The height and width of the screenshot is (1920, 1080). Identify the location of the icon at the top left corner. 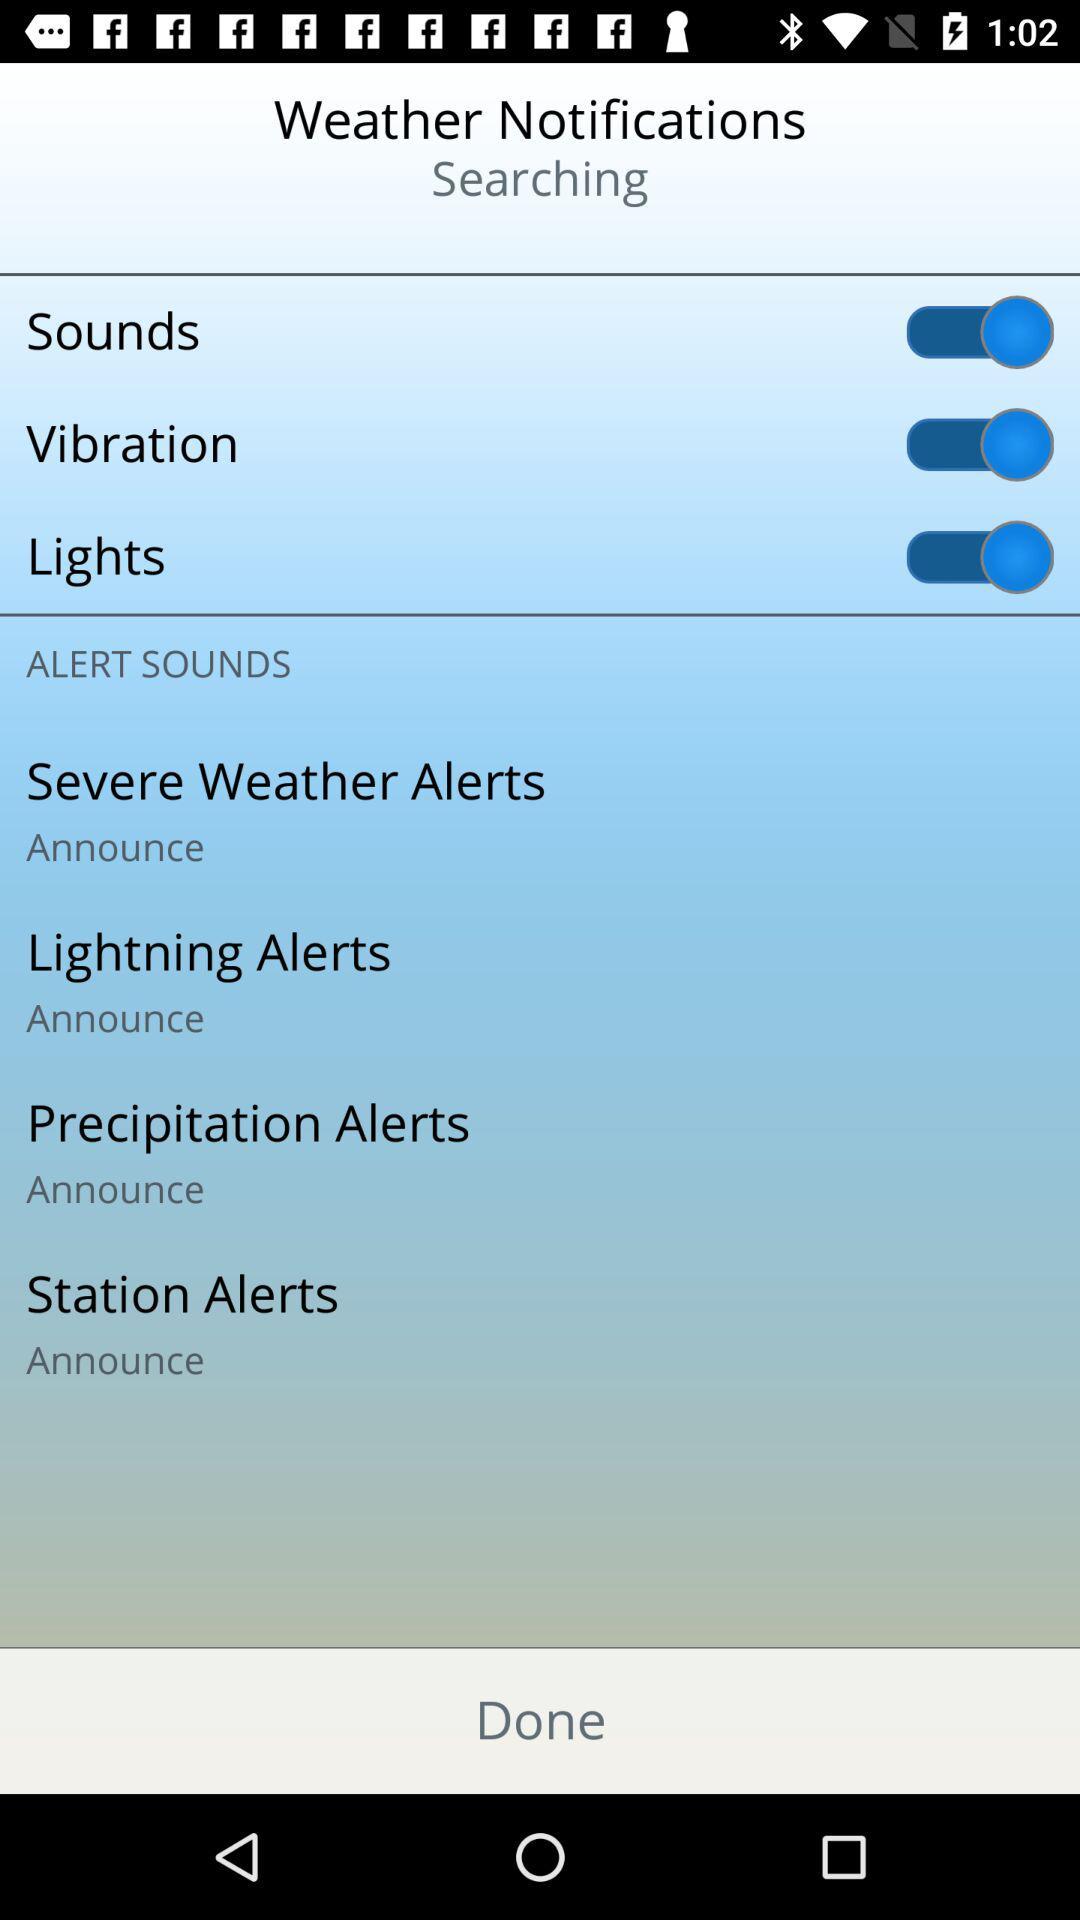
(131, 240).